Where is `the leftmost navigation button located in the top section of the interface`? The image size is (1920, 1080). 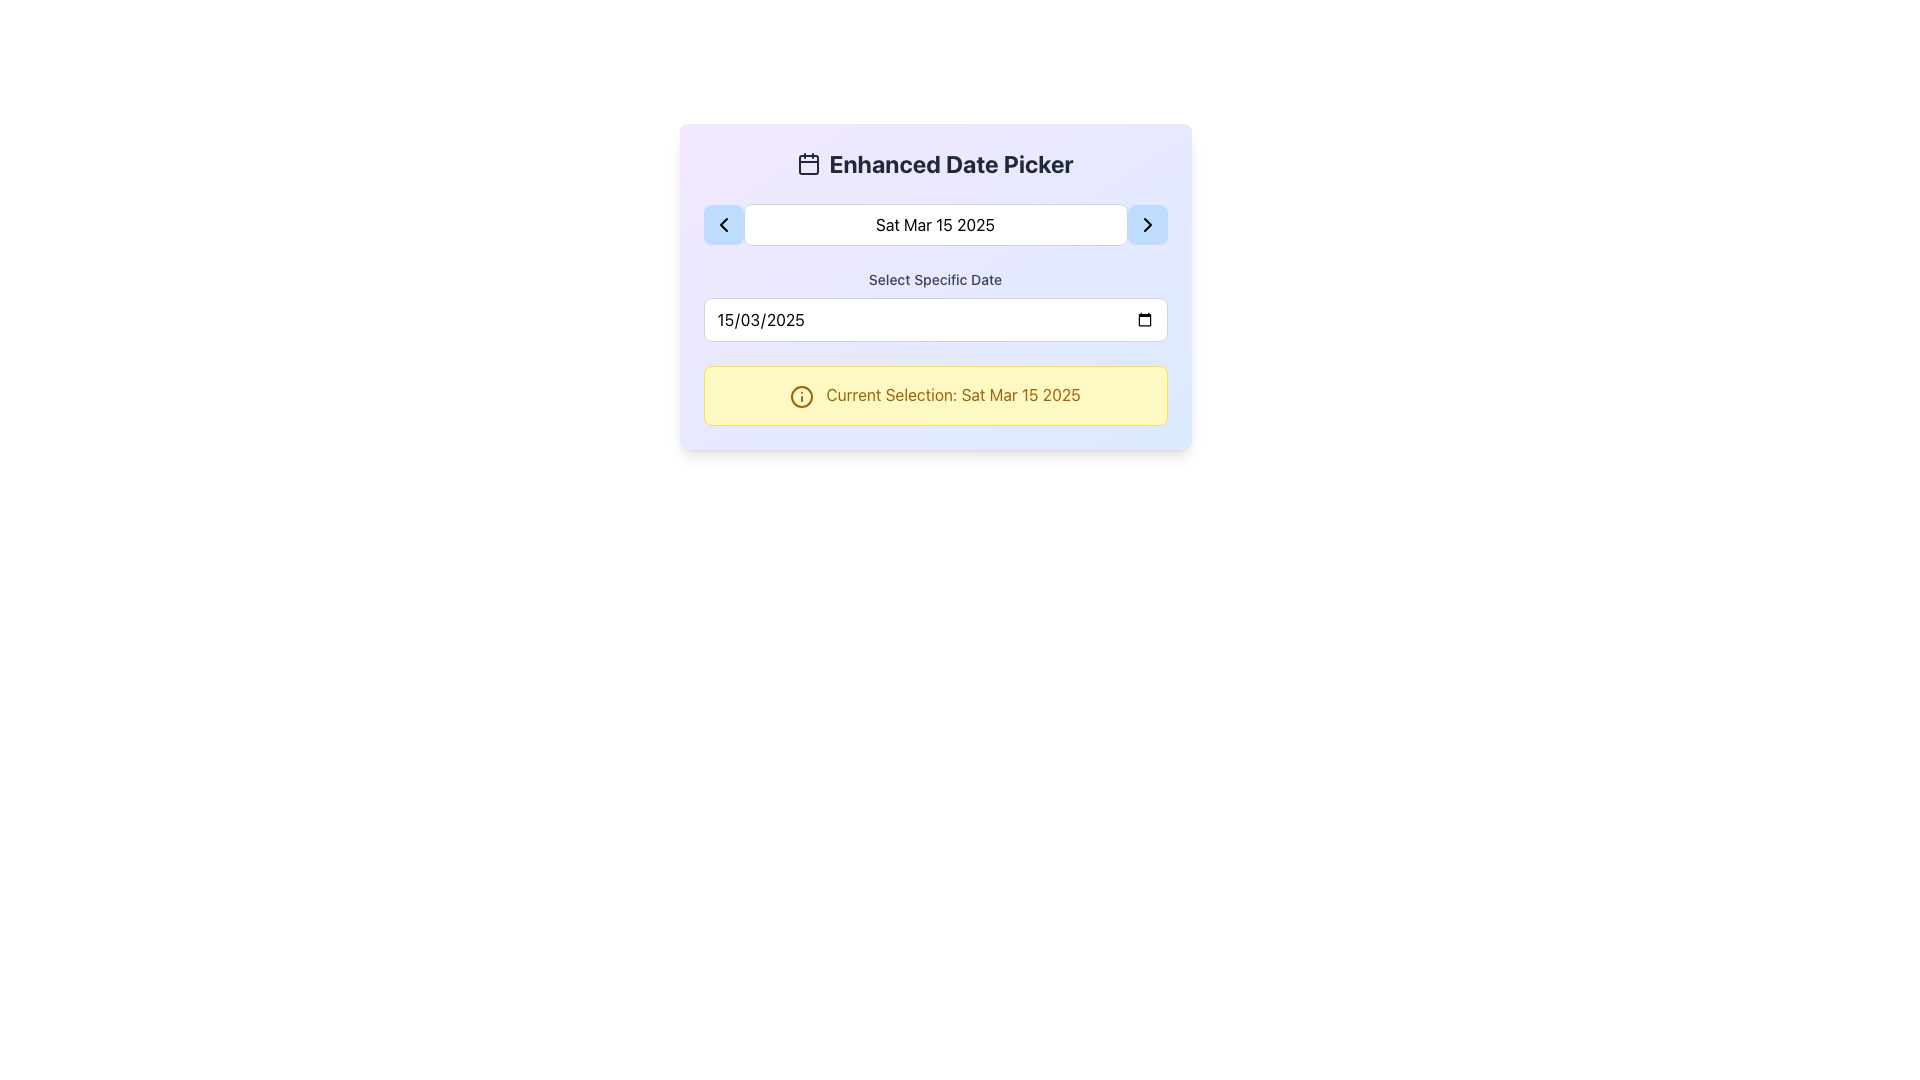 the leftmost navigation button located in the top section of the interface is located at coordinates (722, 224).